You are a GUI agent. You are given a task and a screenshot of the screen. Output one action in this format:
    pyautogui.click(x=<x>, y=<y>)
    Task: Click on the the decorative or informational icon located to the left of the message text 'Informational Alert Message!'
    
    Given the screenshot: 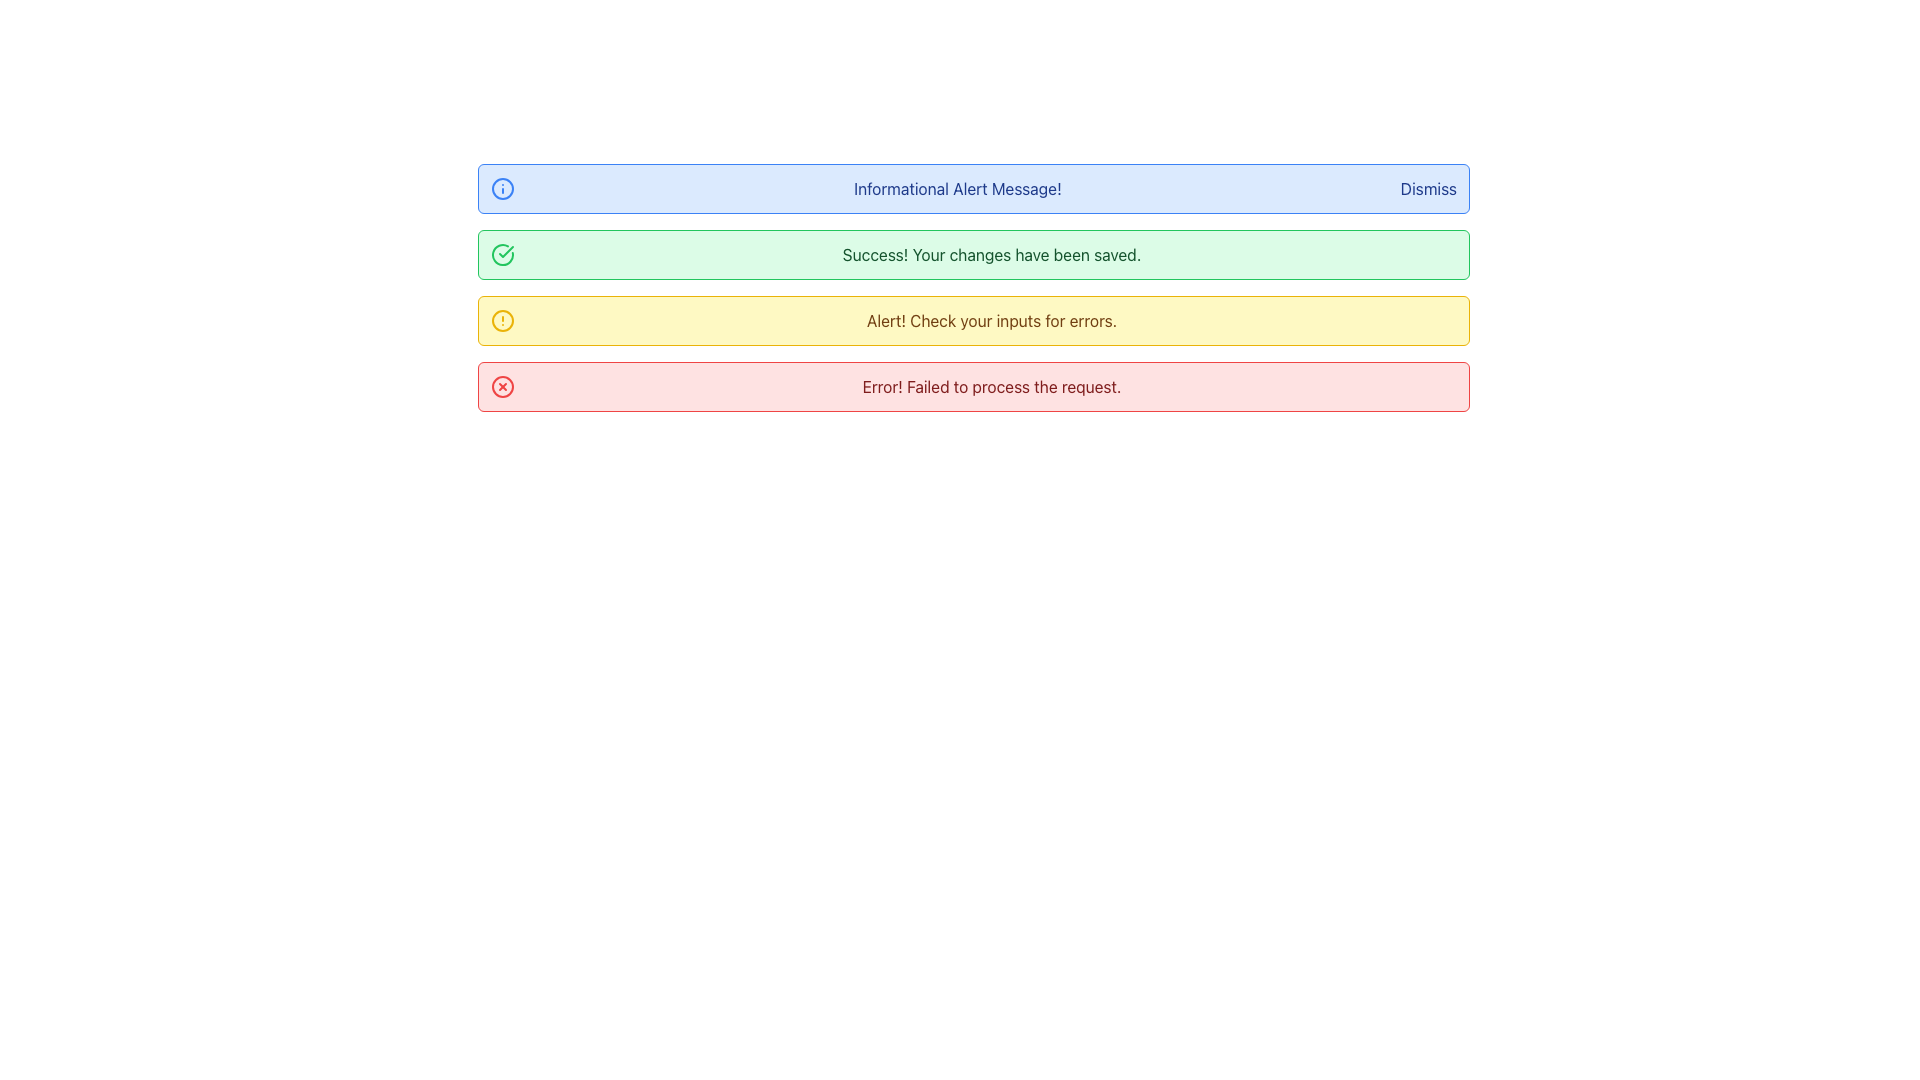 What is the action you would take?
    pyautogui.click(x=503, y=189)
    